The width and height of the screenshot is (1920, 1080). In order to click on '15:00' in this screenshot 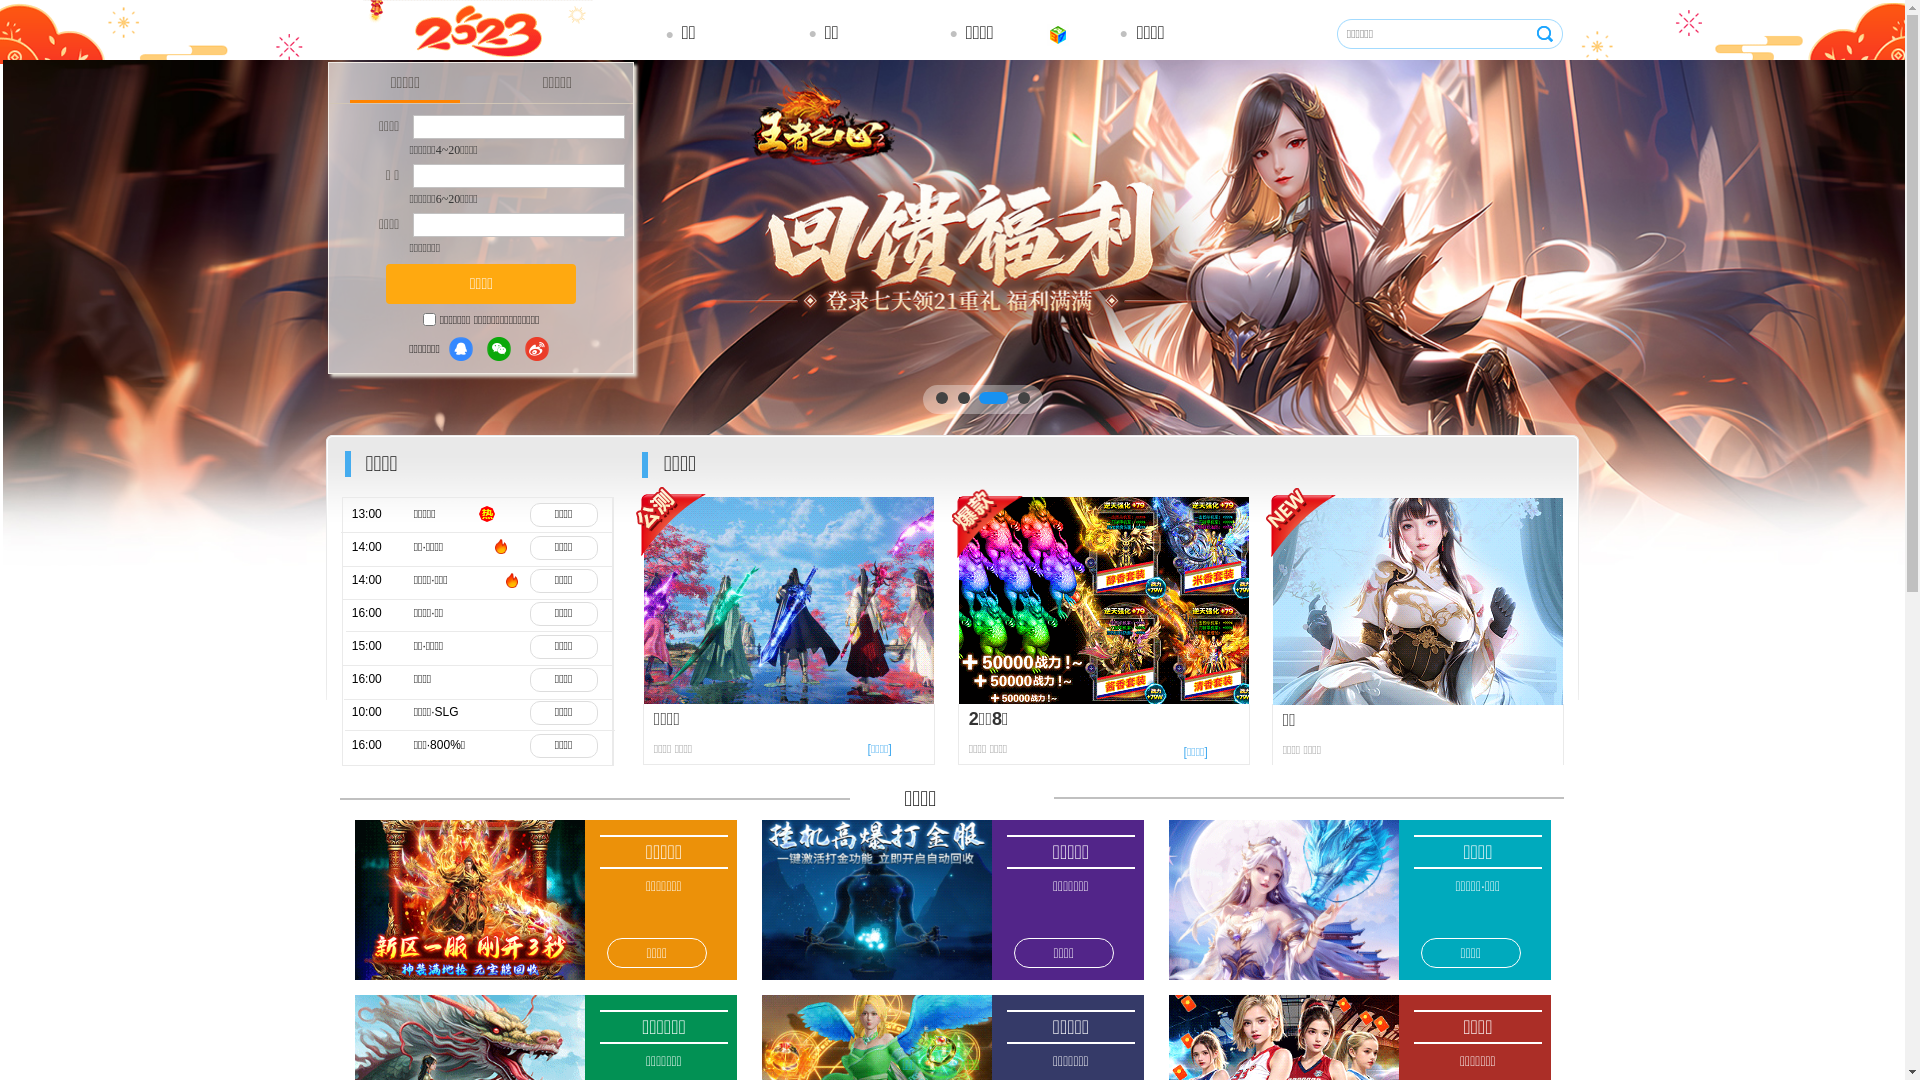, I will do `click(380, 646)`.